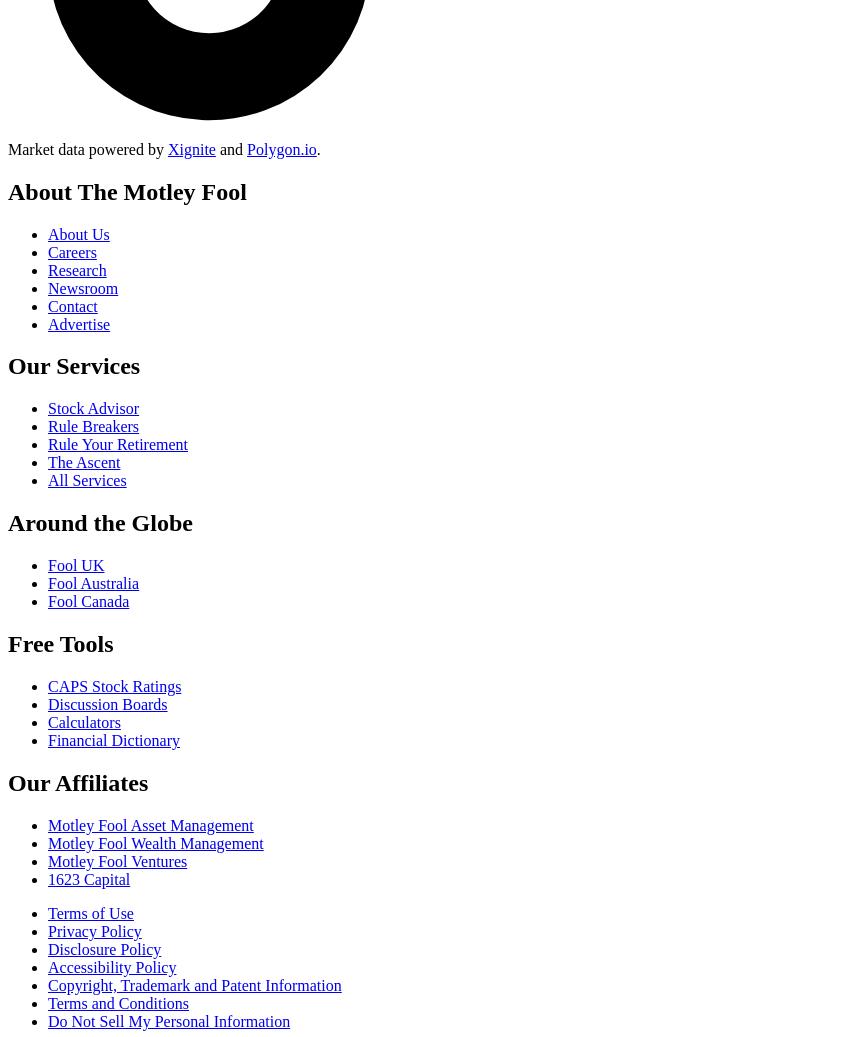 This screenshot has height=1037, width=851. What do you see at coordinates (230, 147) in the screenshot?
I see `'and'` at bounding box center [230, 147].